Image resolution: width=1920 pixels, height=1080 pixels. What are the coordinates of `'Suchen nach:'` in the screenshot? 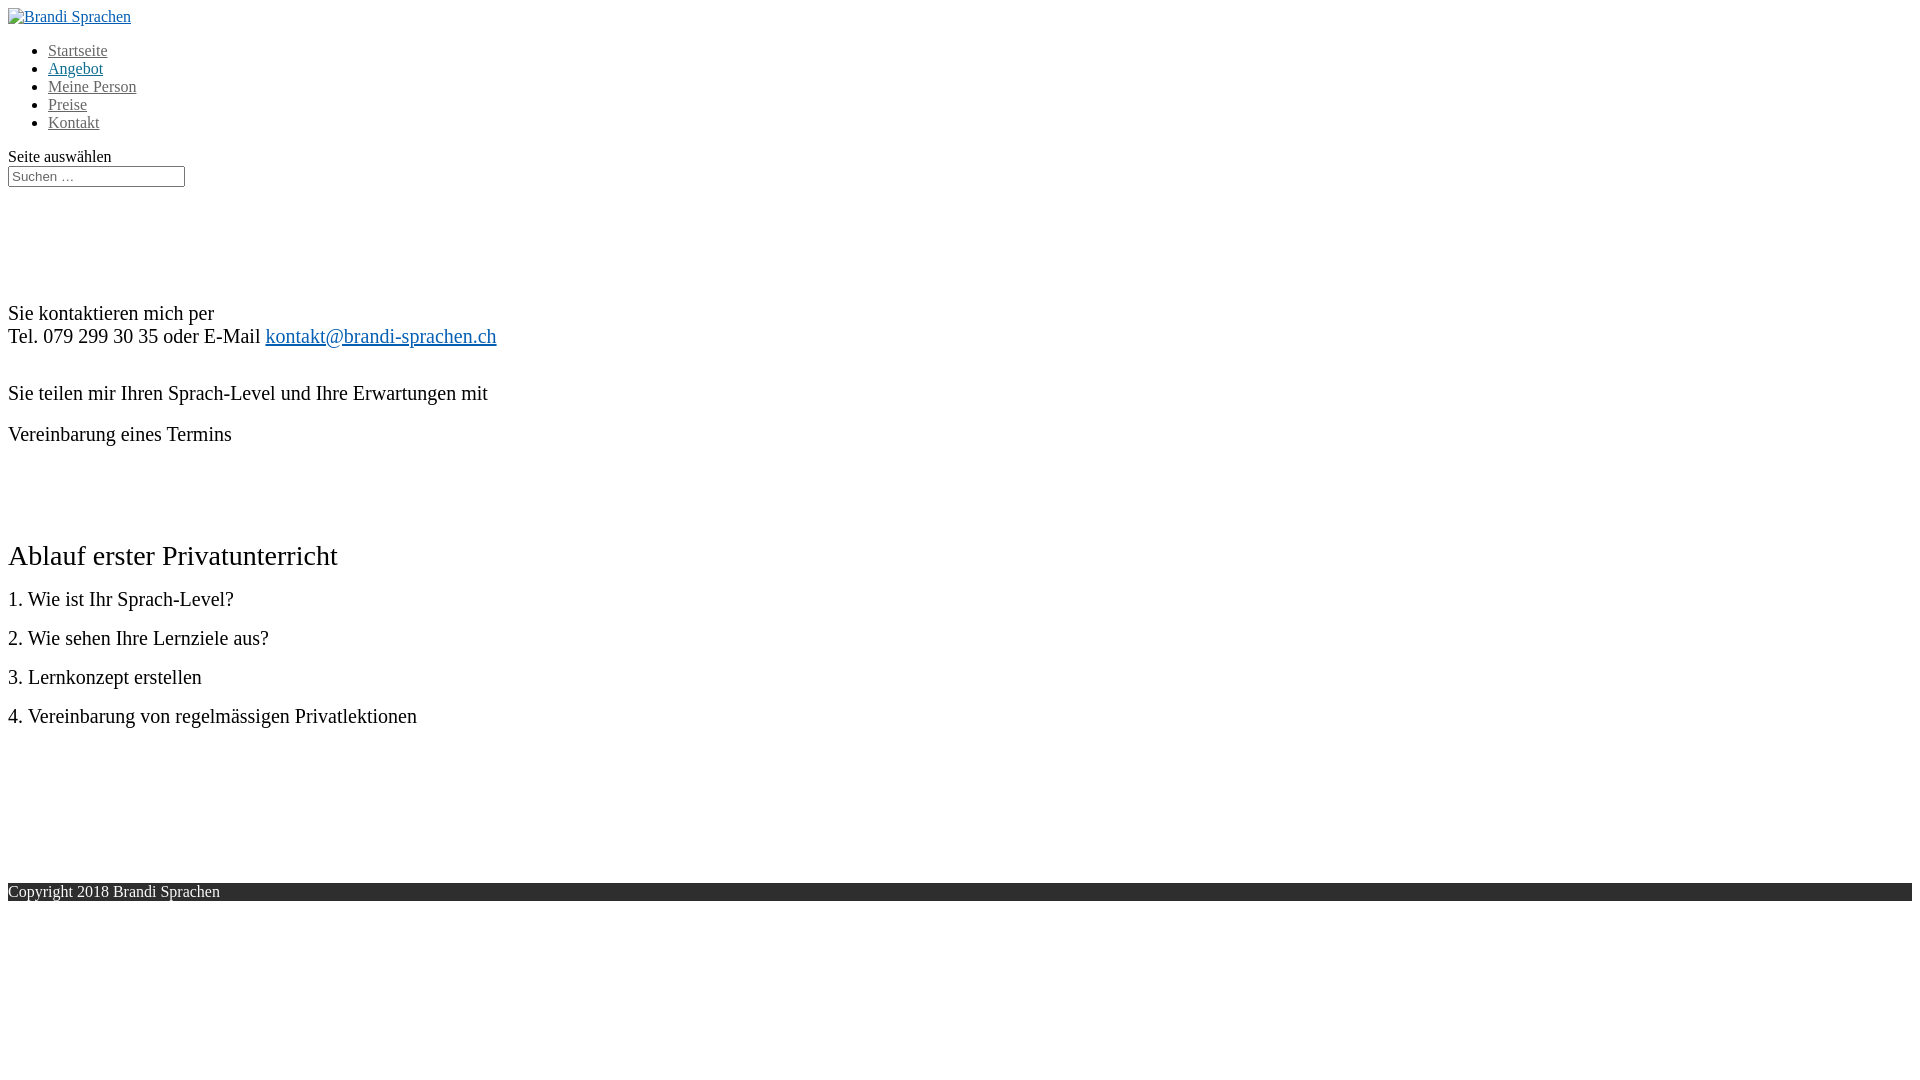 It's located at (95, 175).